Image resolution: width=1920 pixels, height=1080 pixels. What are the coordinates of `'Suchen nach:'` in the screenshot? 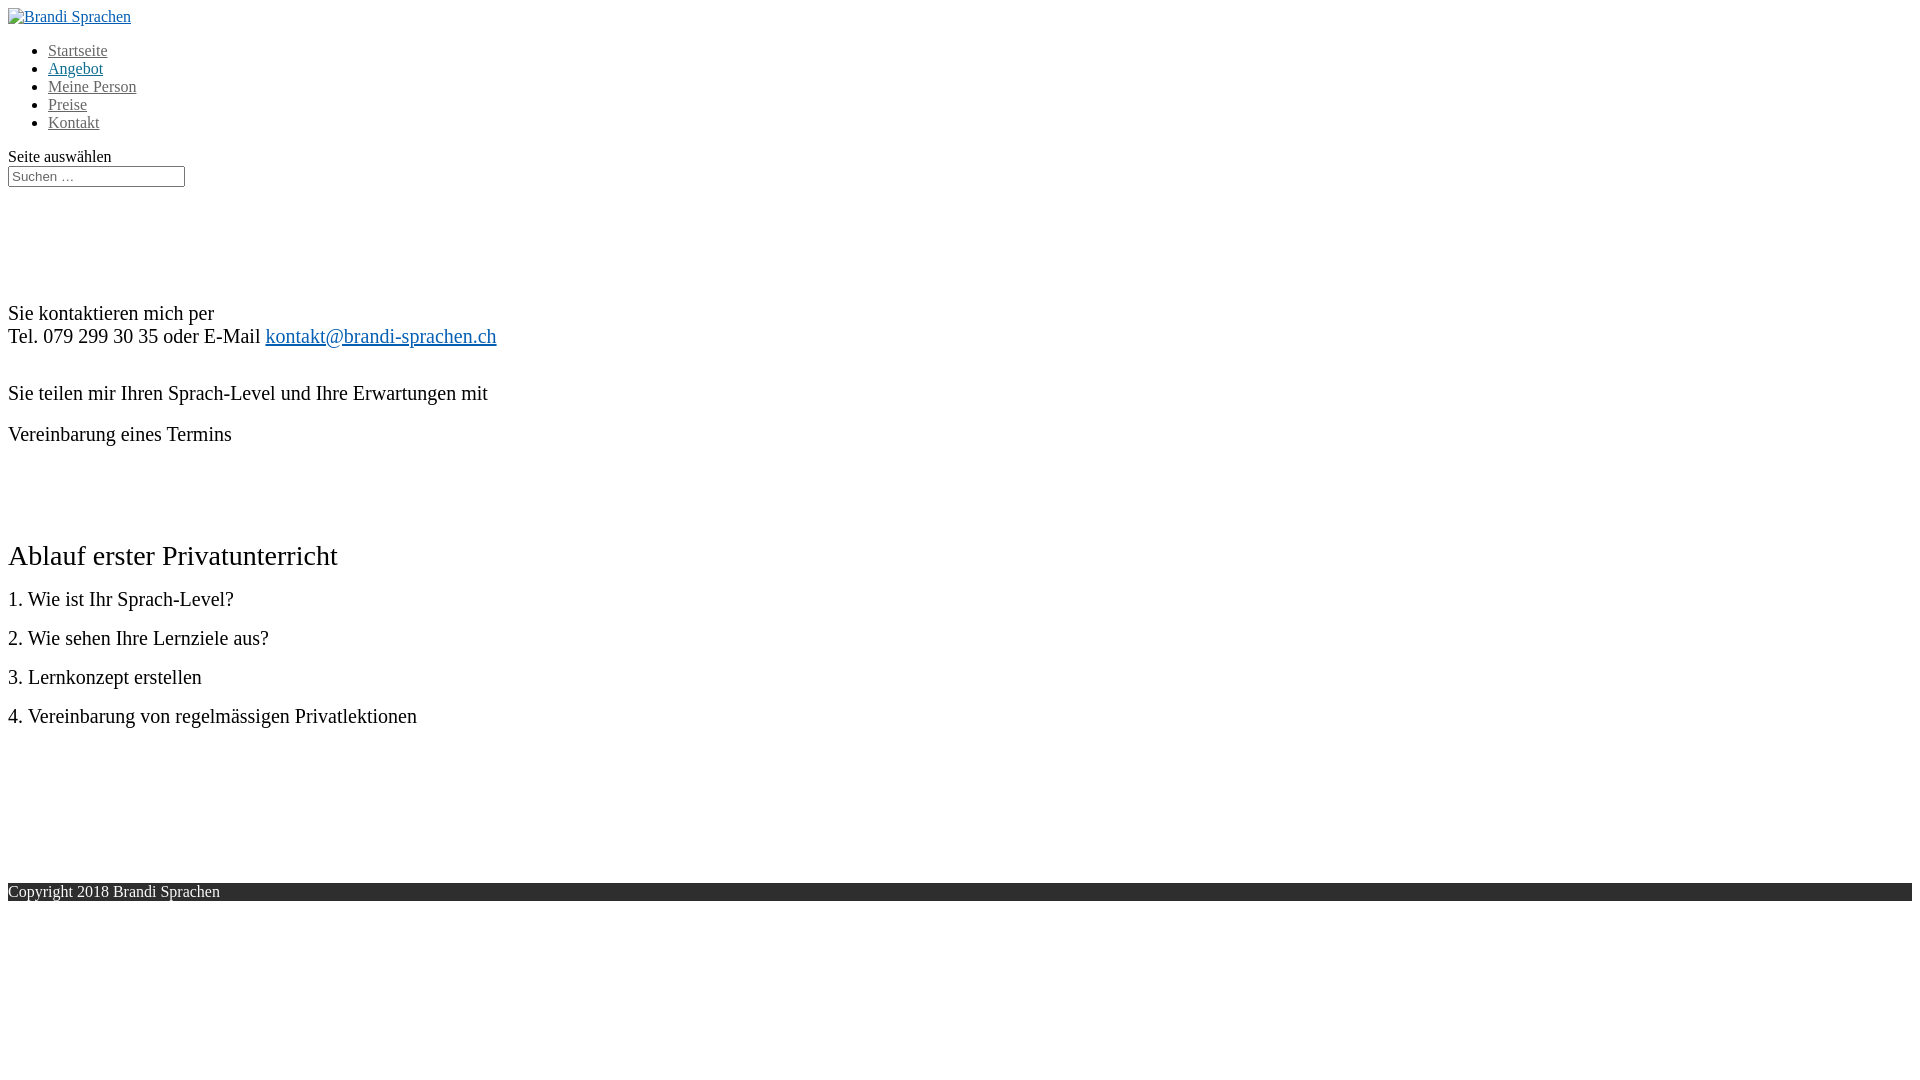 It's located at (95, 175).